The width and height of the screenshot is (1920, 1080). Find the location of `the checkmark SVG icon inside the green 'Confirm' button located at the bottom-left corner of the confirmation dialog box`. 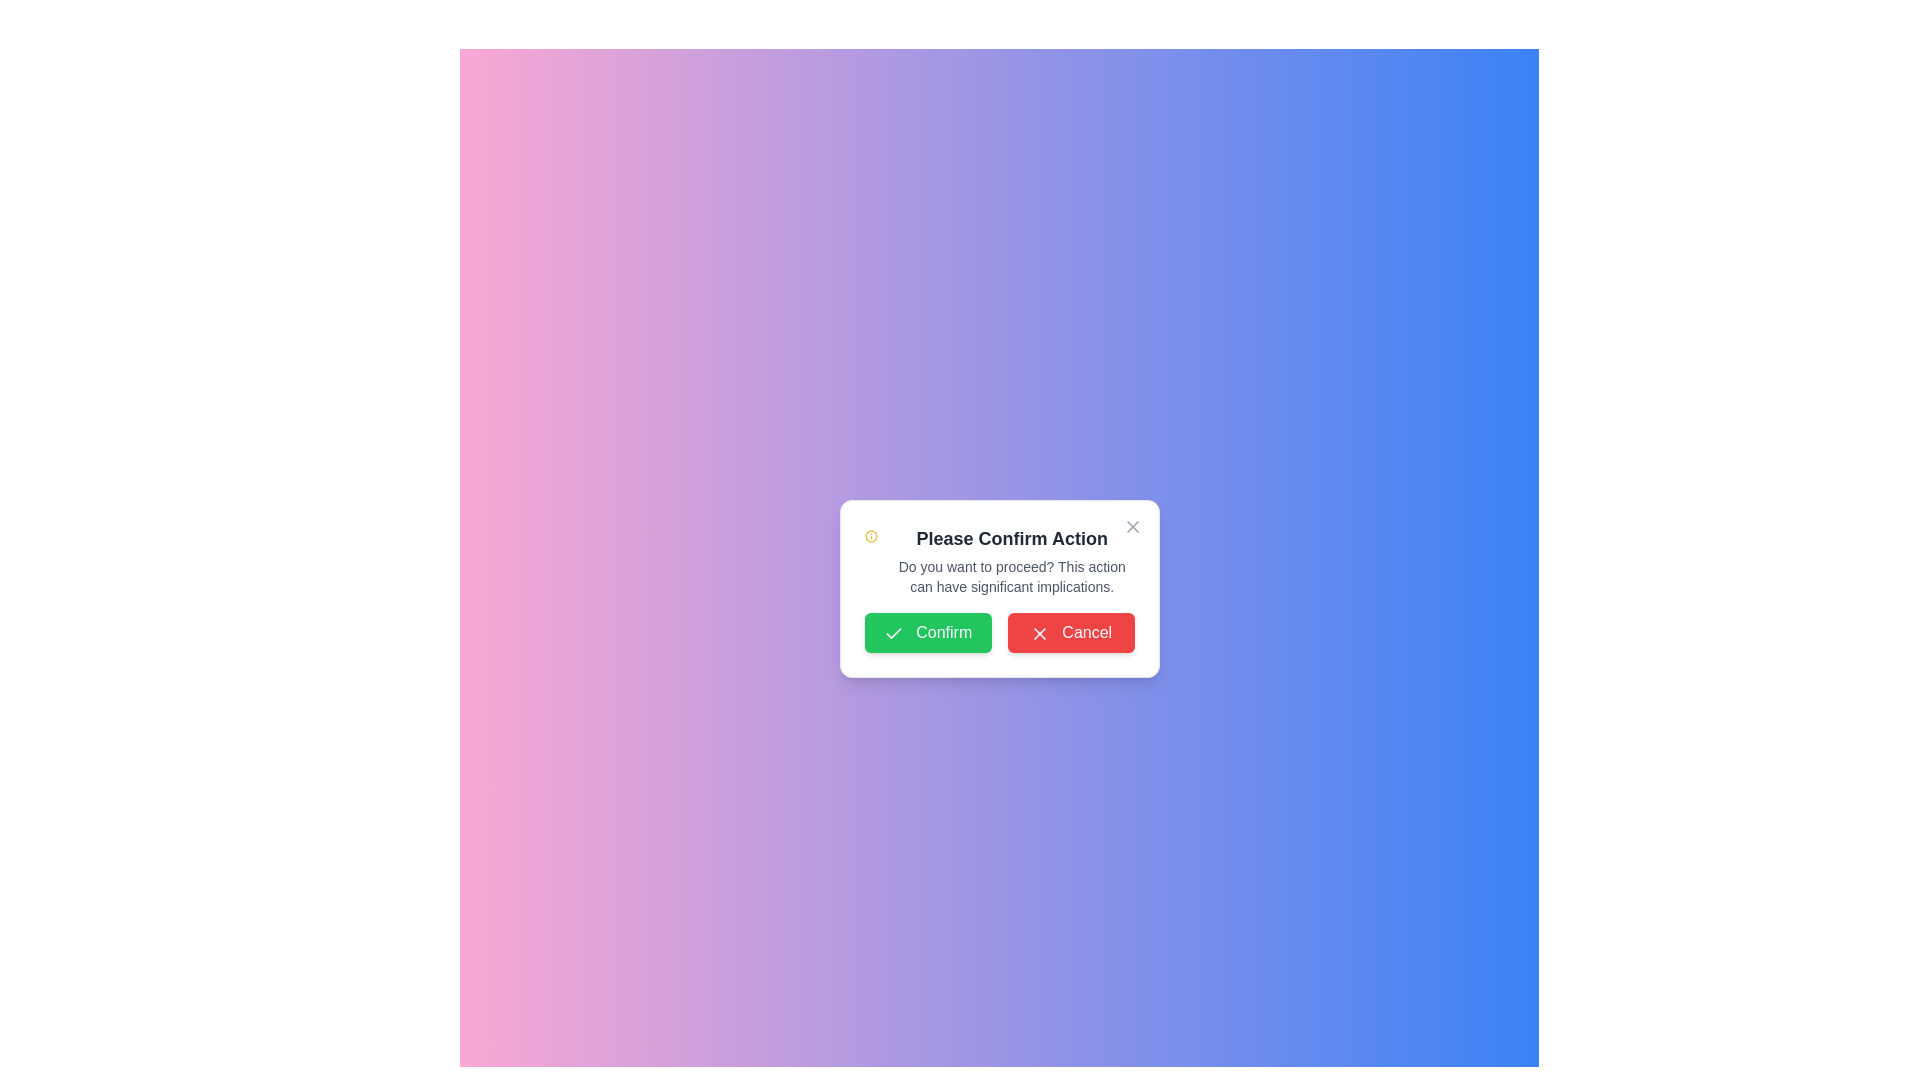

the checkmark SVG icon inside the green 'Confirm' button located at the bottom-left corner of the confirmation dialog box is located at coordinates (892, 633).